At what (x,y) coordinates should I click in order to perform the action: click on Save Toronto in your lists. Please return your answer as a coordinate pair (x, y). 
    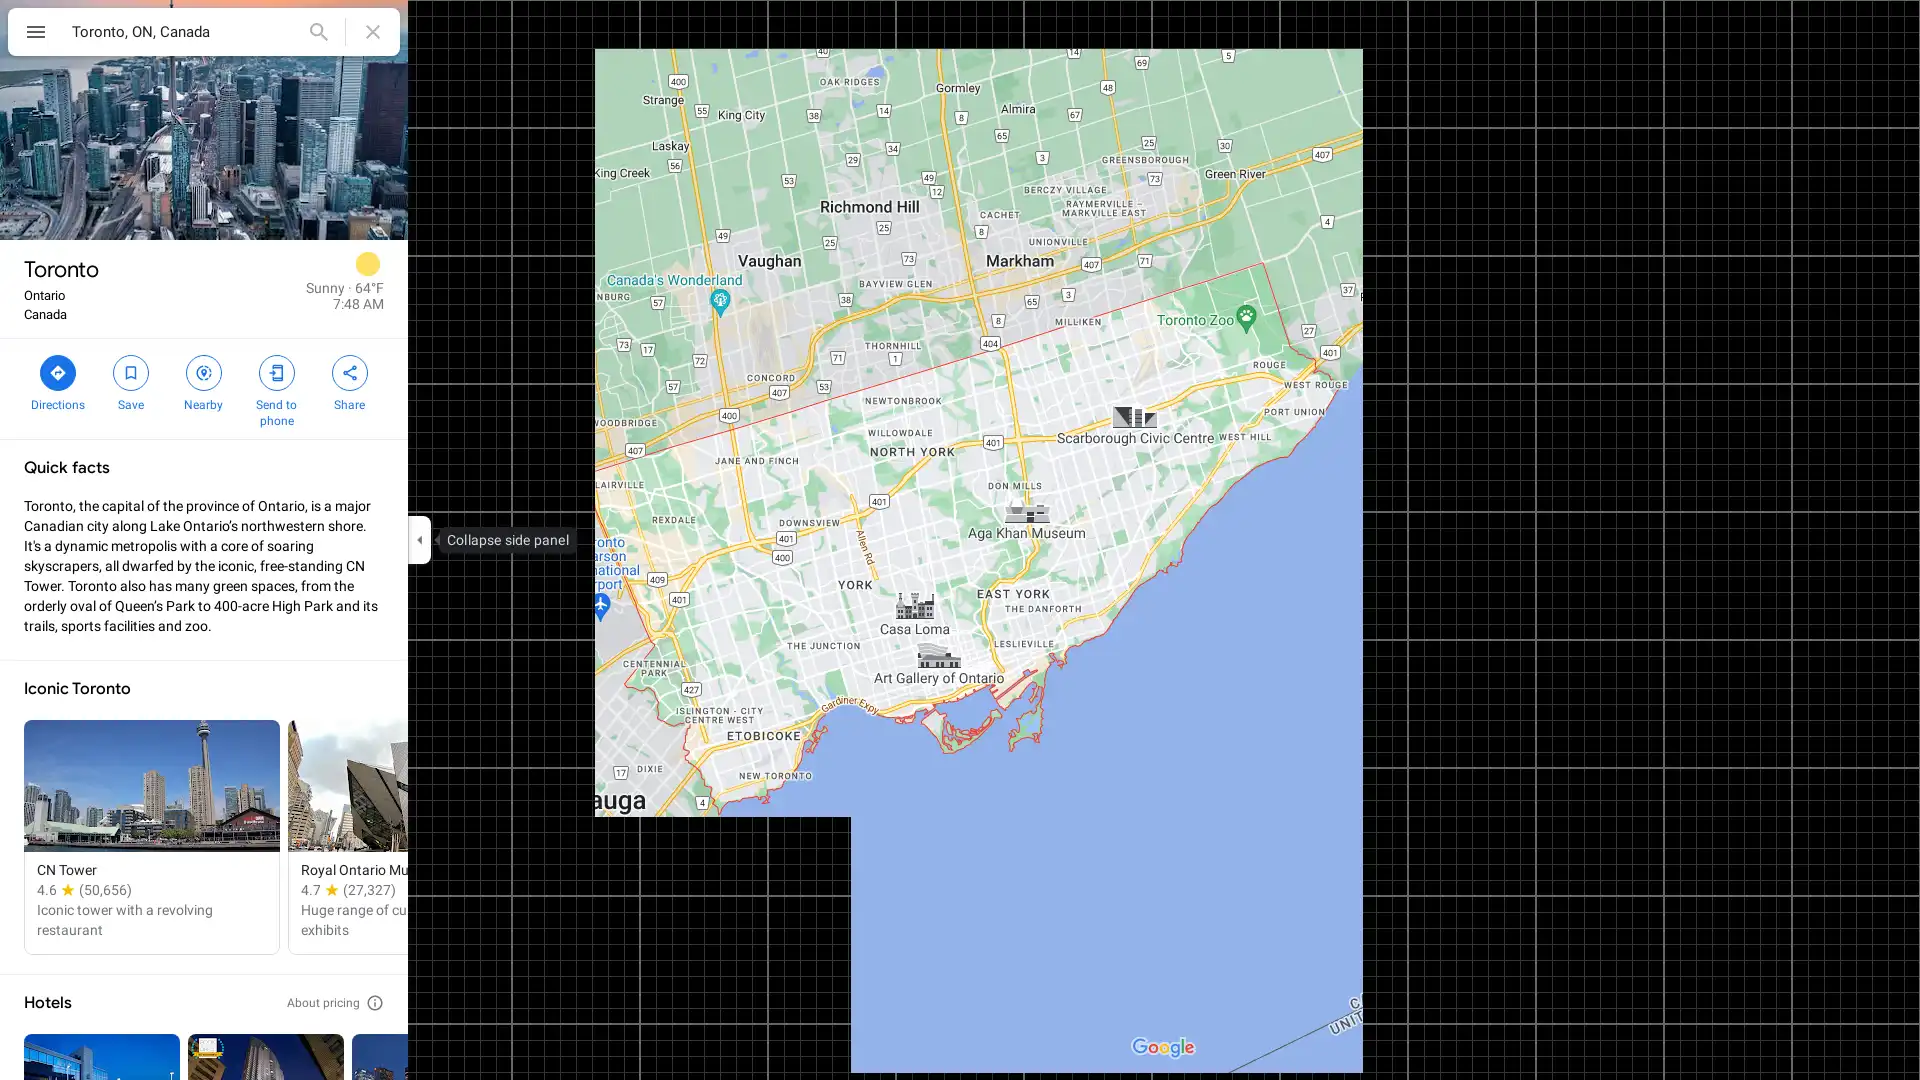
    Looking at the image, I should click on (129, 381).